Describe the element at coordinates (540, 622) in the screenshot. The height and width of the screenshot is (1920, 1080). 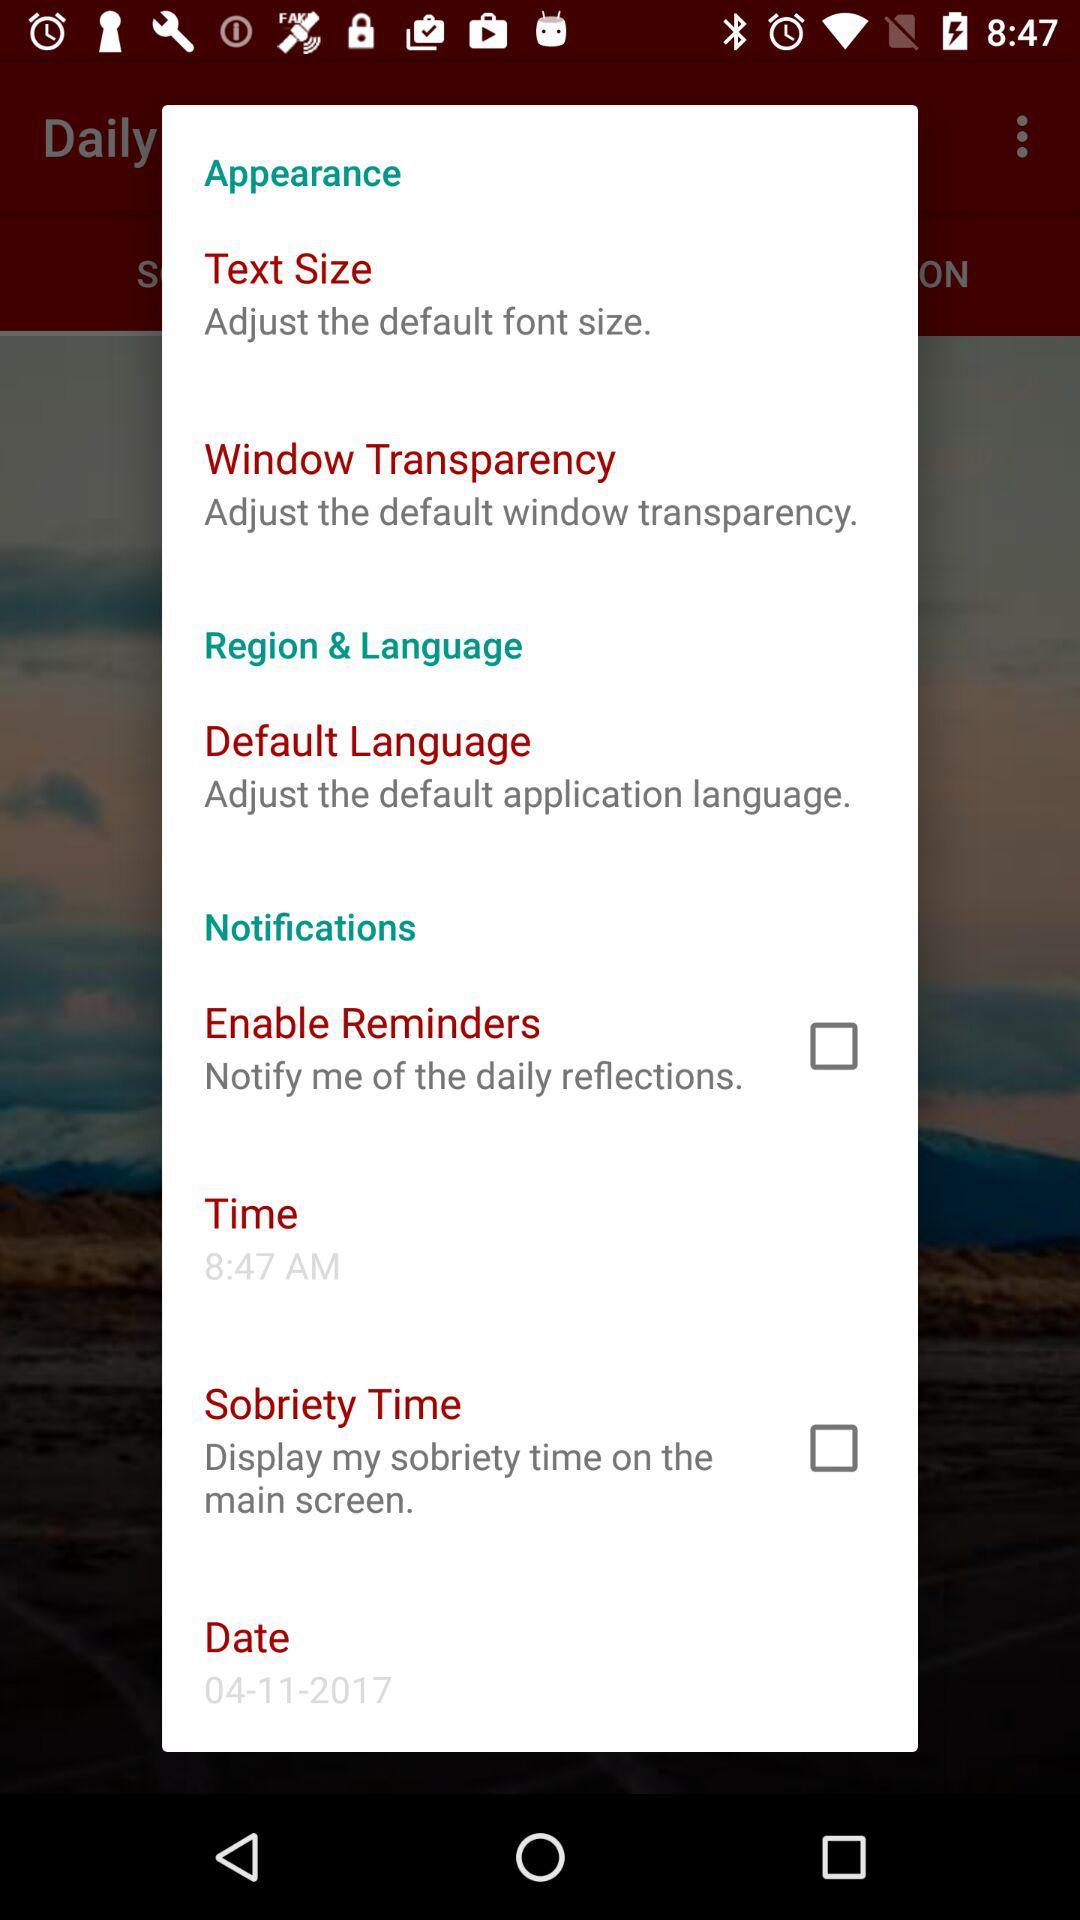
I see `the region & language app` at that location.